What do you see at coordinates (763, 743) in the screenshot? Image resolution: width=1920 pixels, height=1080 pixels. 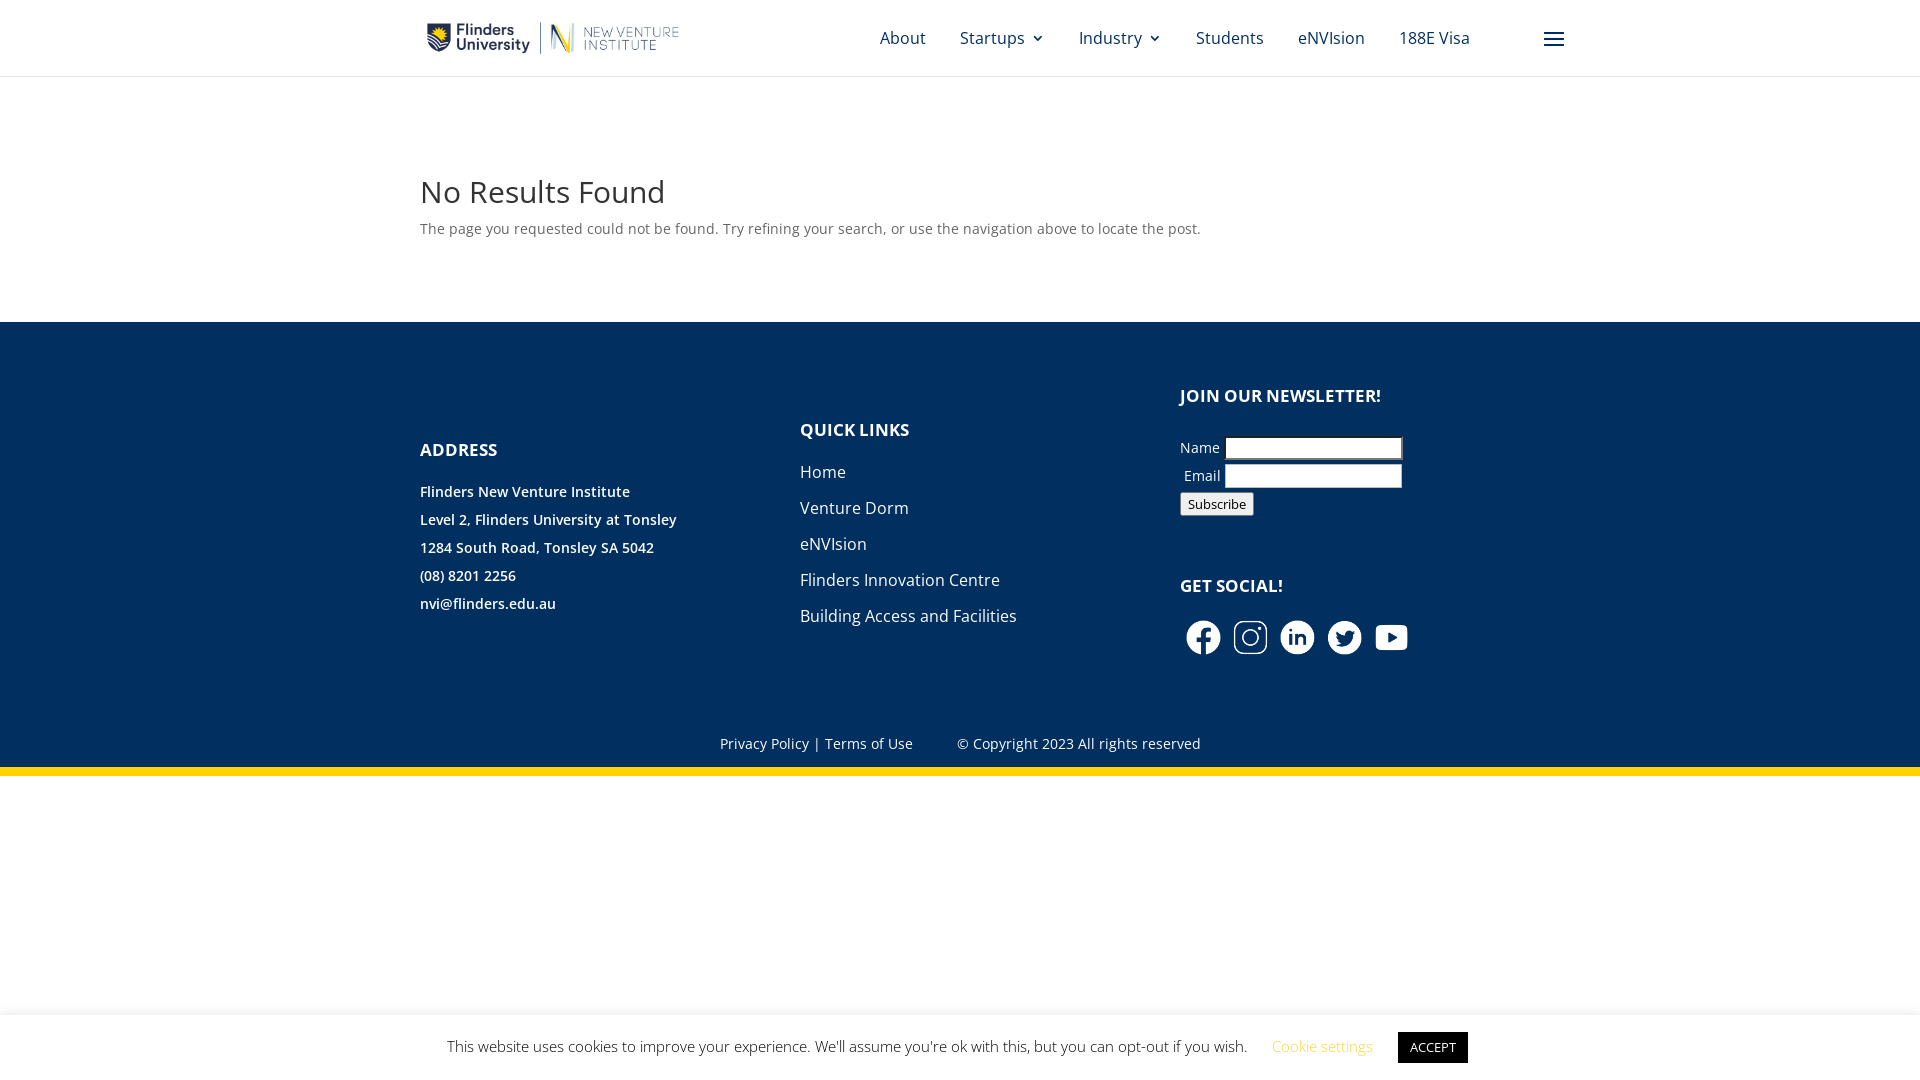 I see `'Privacy Policy'` at bounding box center [763, 743].